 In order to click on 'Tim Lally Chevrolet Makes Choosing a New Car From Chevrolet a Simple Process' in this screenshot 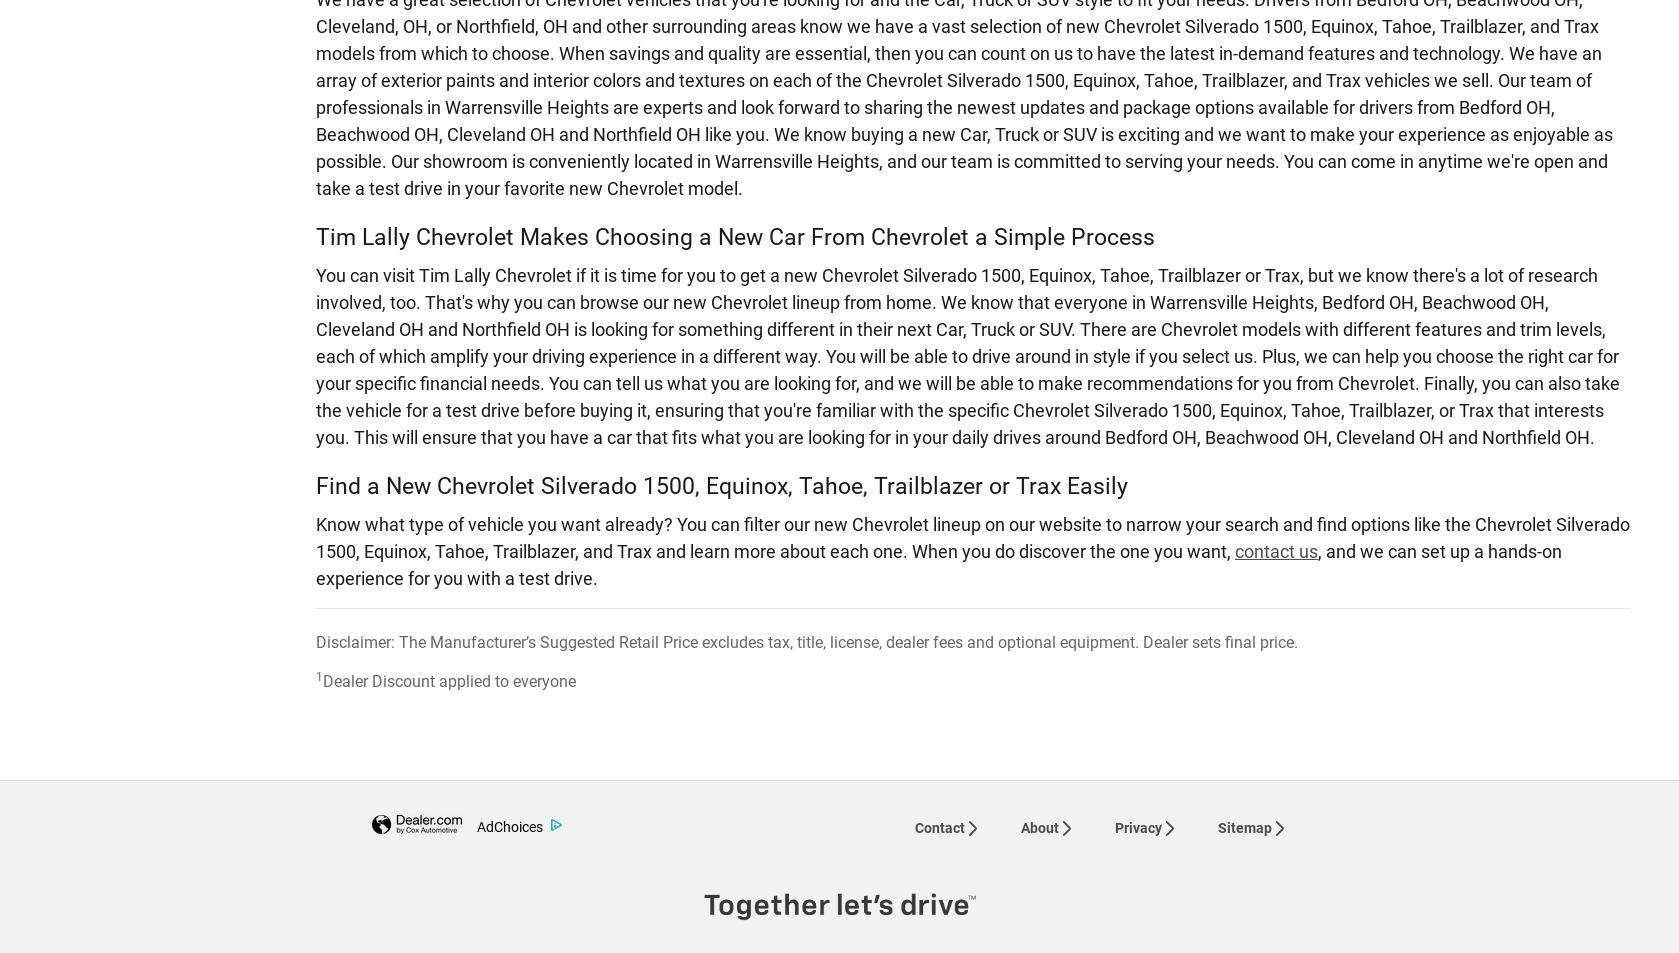, I will do `click(735, 236)`.